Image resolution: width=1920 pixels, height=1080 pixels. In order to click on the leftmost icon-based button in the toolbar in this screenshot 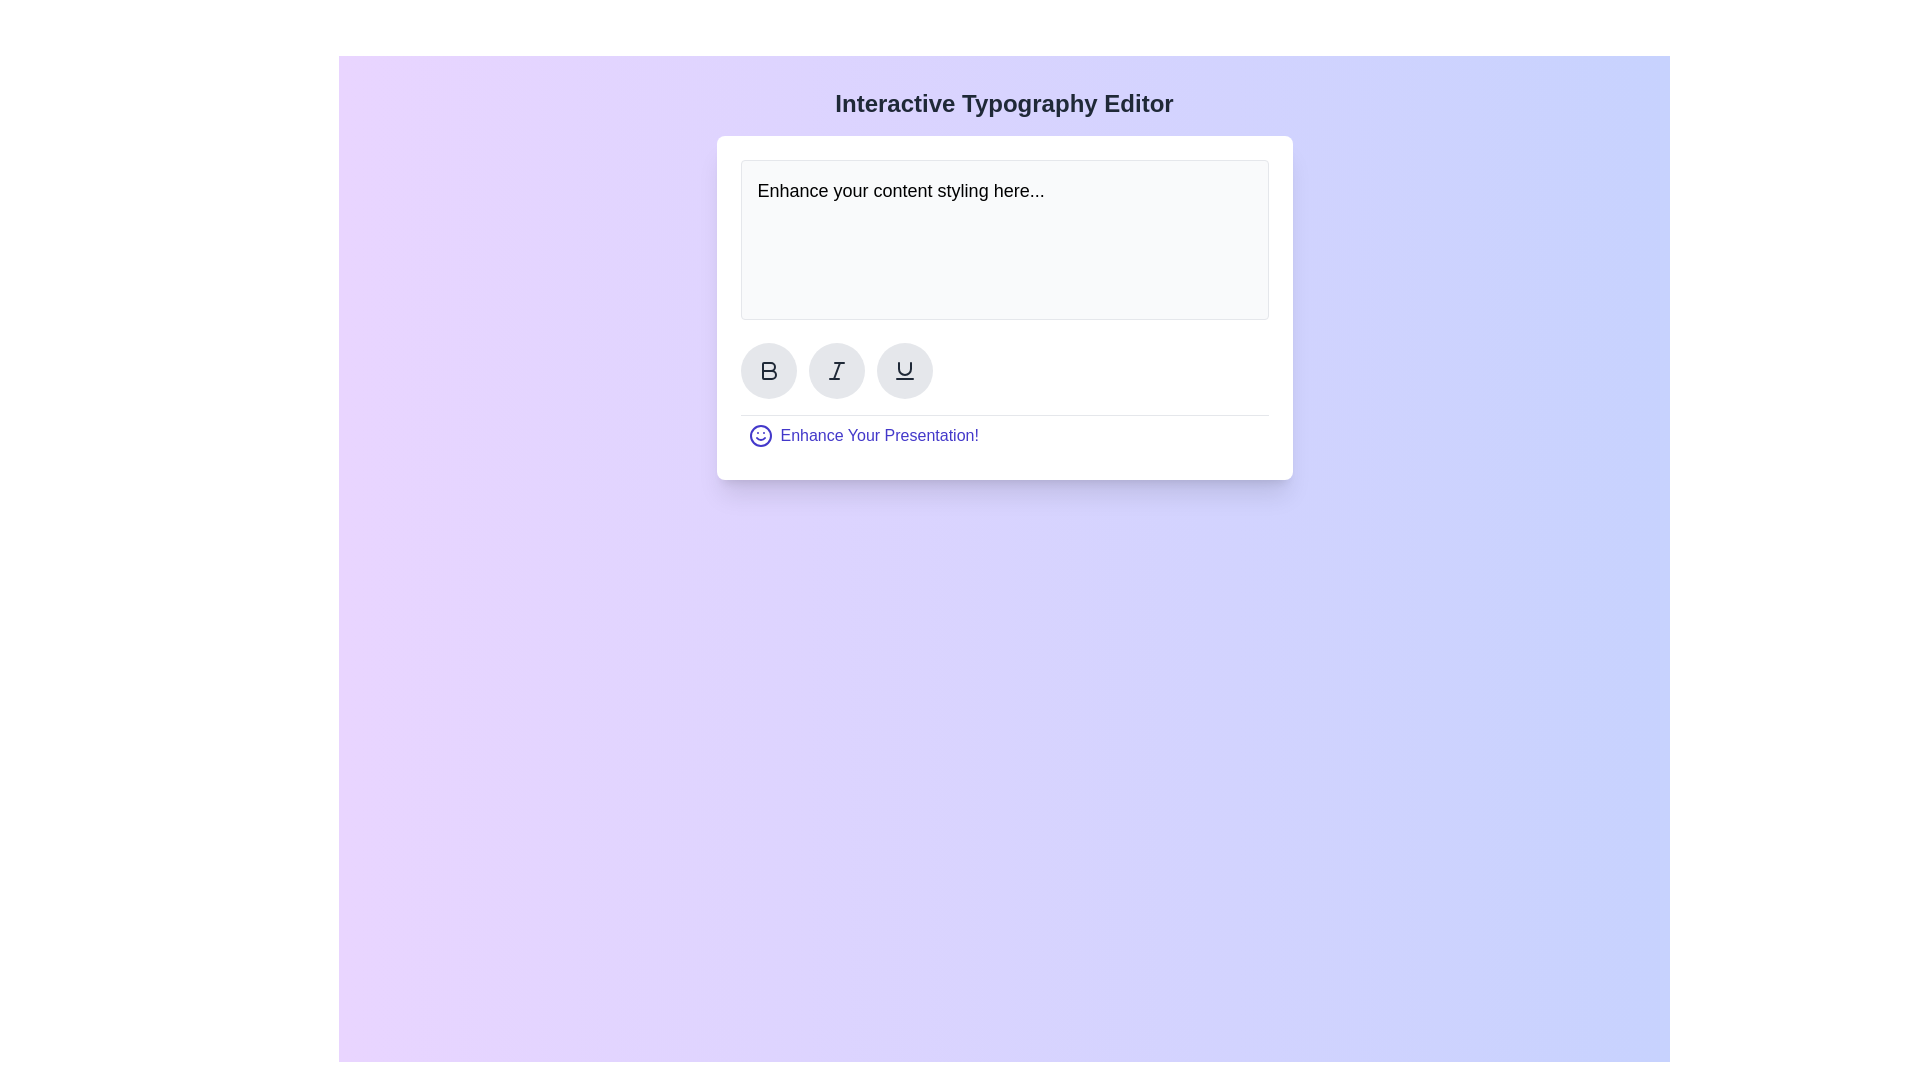, I will do `click(767, 370)`.